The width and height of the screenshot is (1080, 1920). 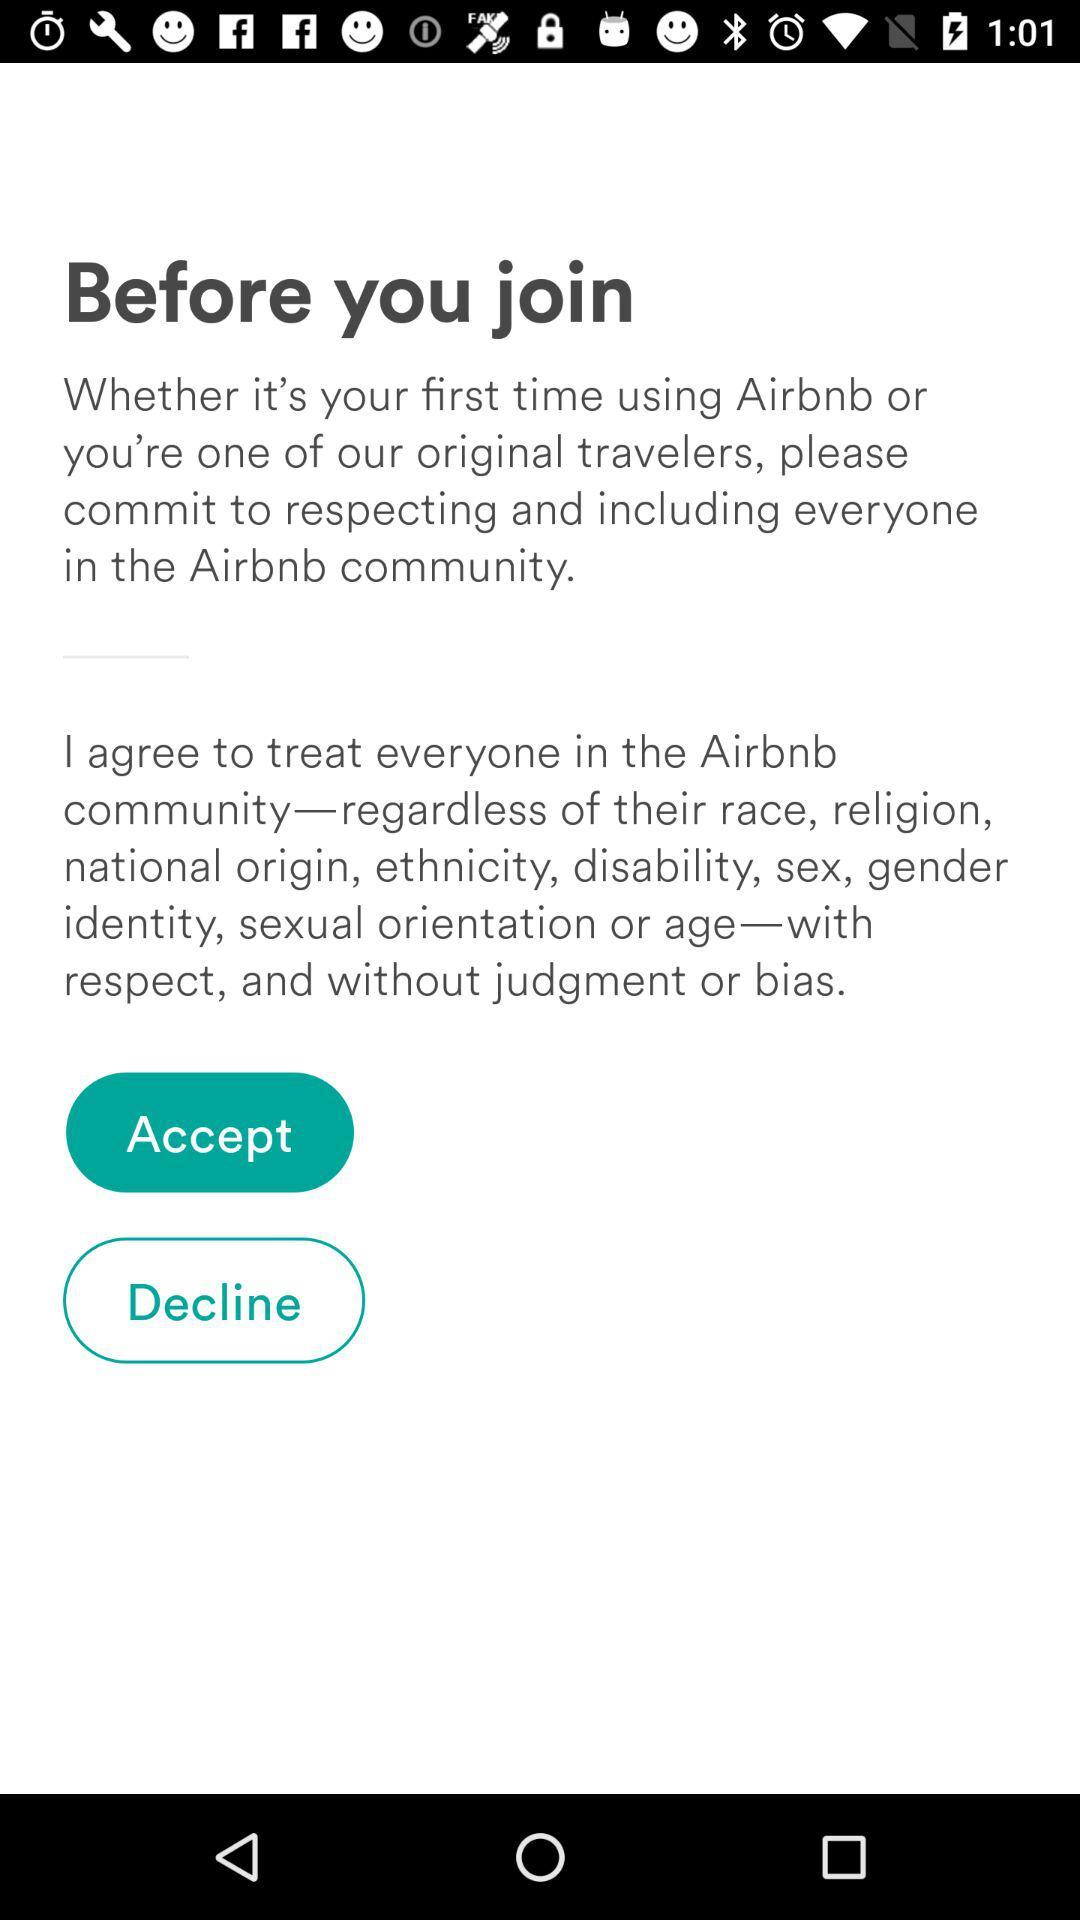 What do you see at coordinates (209, 1132) in the screenshot?
I see `the accept item` at bounding box center [209, 1132].